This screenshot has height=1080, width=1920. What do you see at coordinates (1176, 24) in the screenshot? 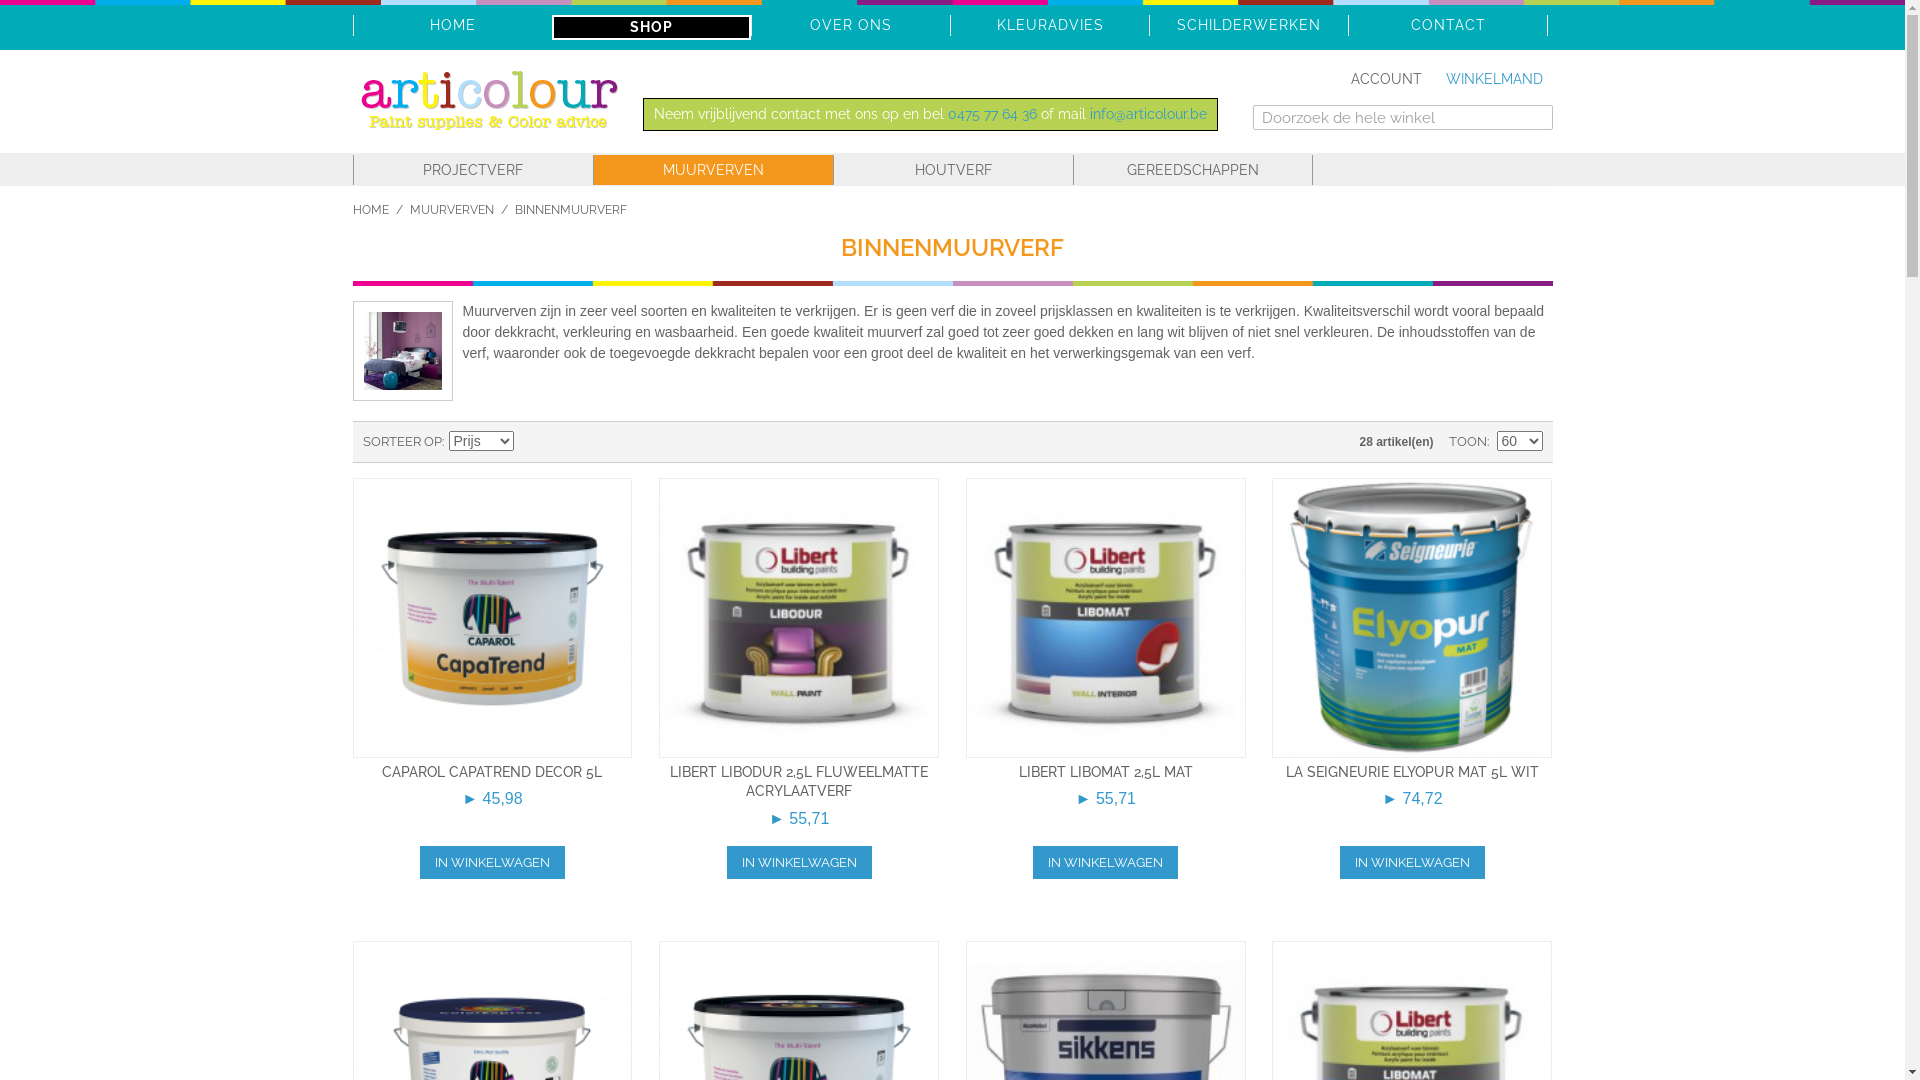
I see `'SCHILDERWERKEN'` at bounding box center [1176, 24].